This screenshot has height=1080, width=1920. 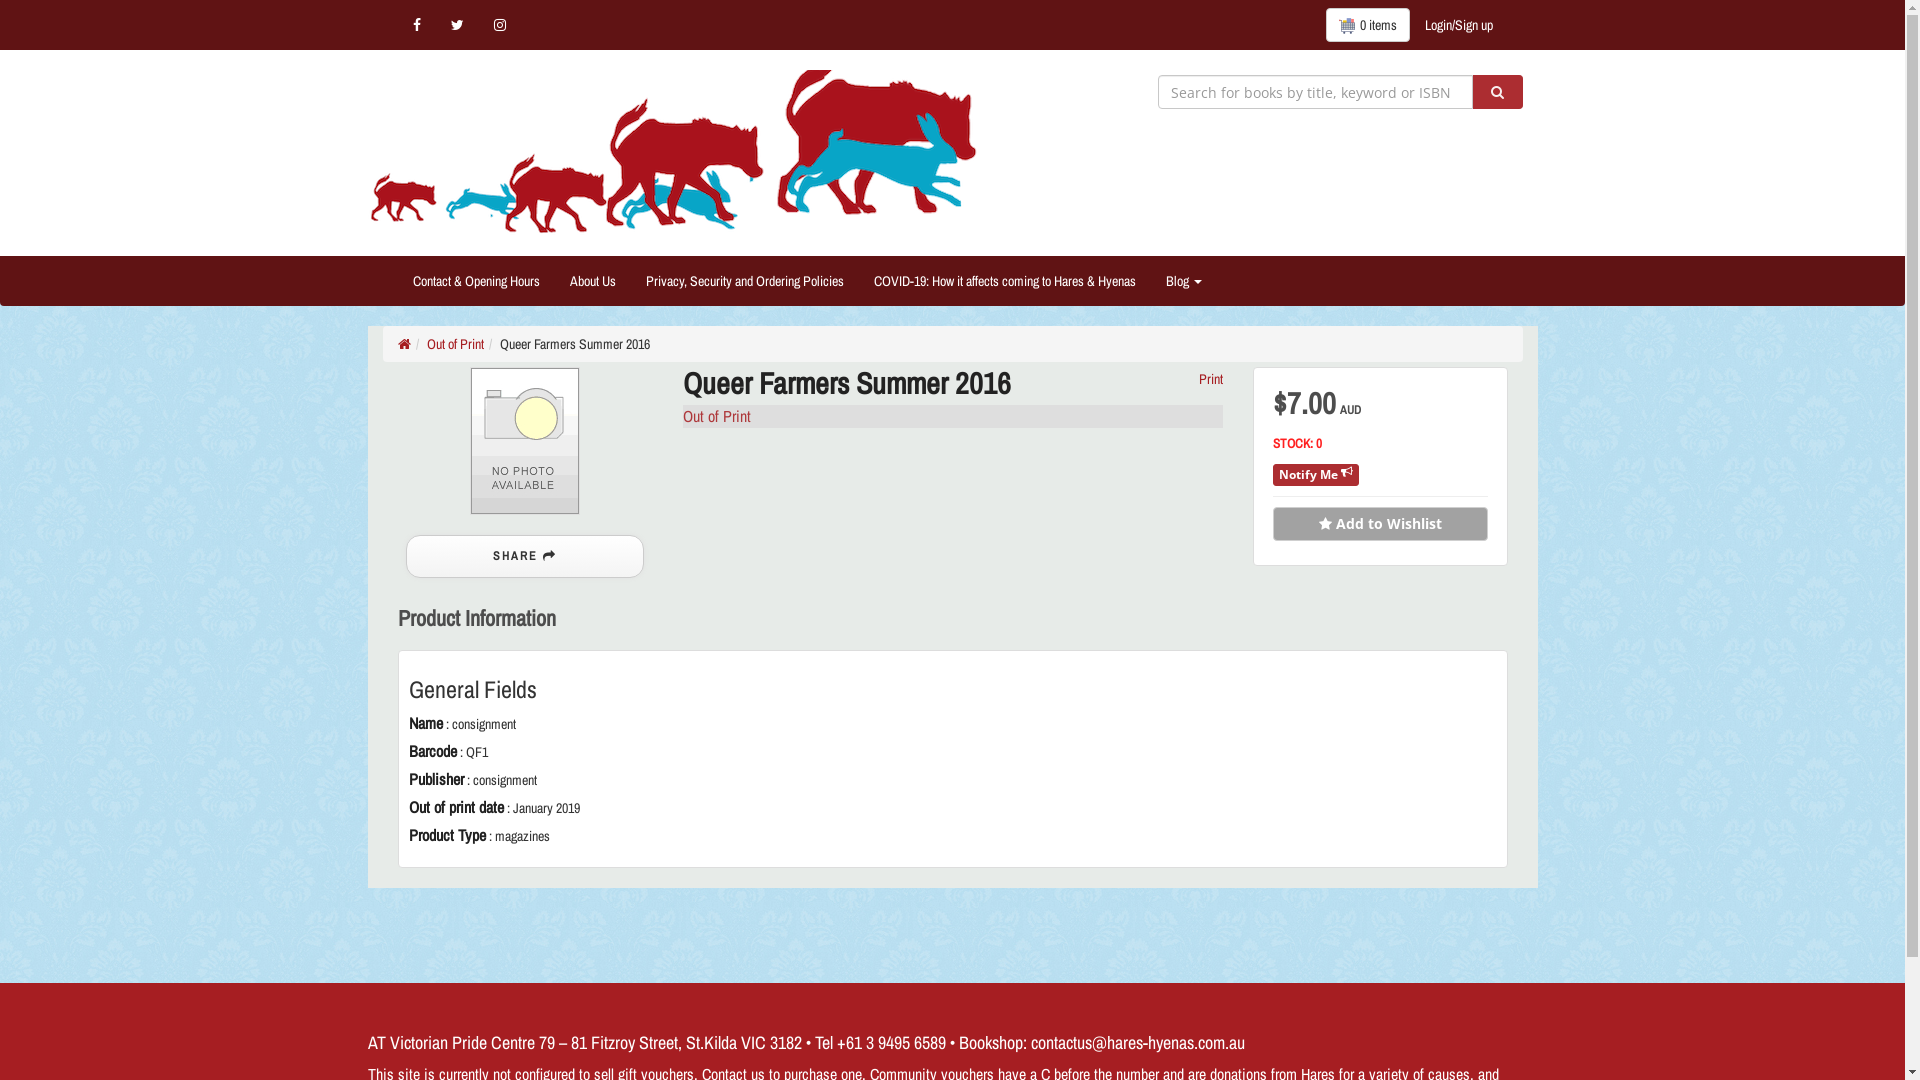 I want to click on 'Notify Me', so click(x=1315, y=474).